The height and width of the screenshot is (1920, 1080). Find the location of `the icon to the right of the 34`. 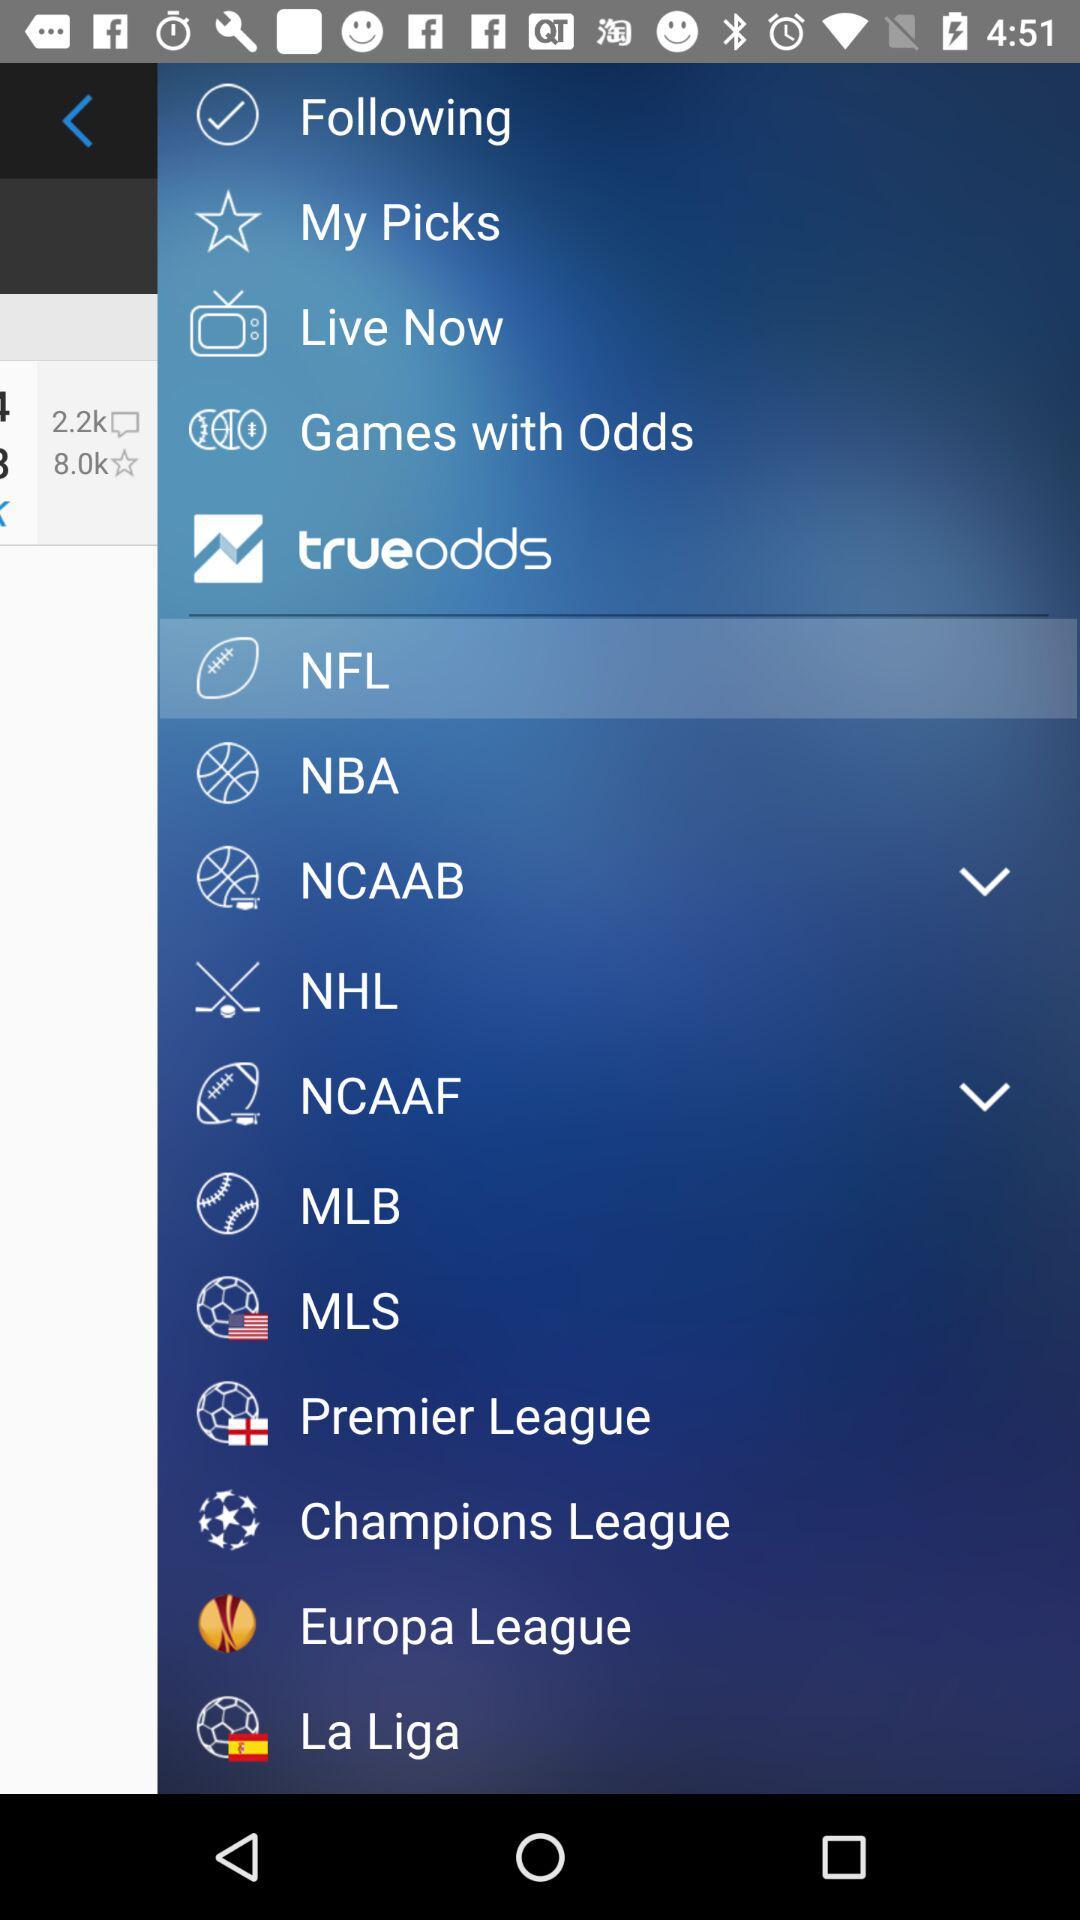

the icon to the right of the 34 is located at coordinates (97, 451).